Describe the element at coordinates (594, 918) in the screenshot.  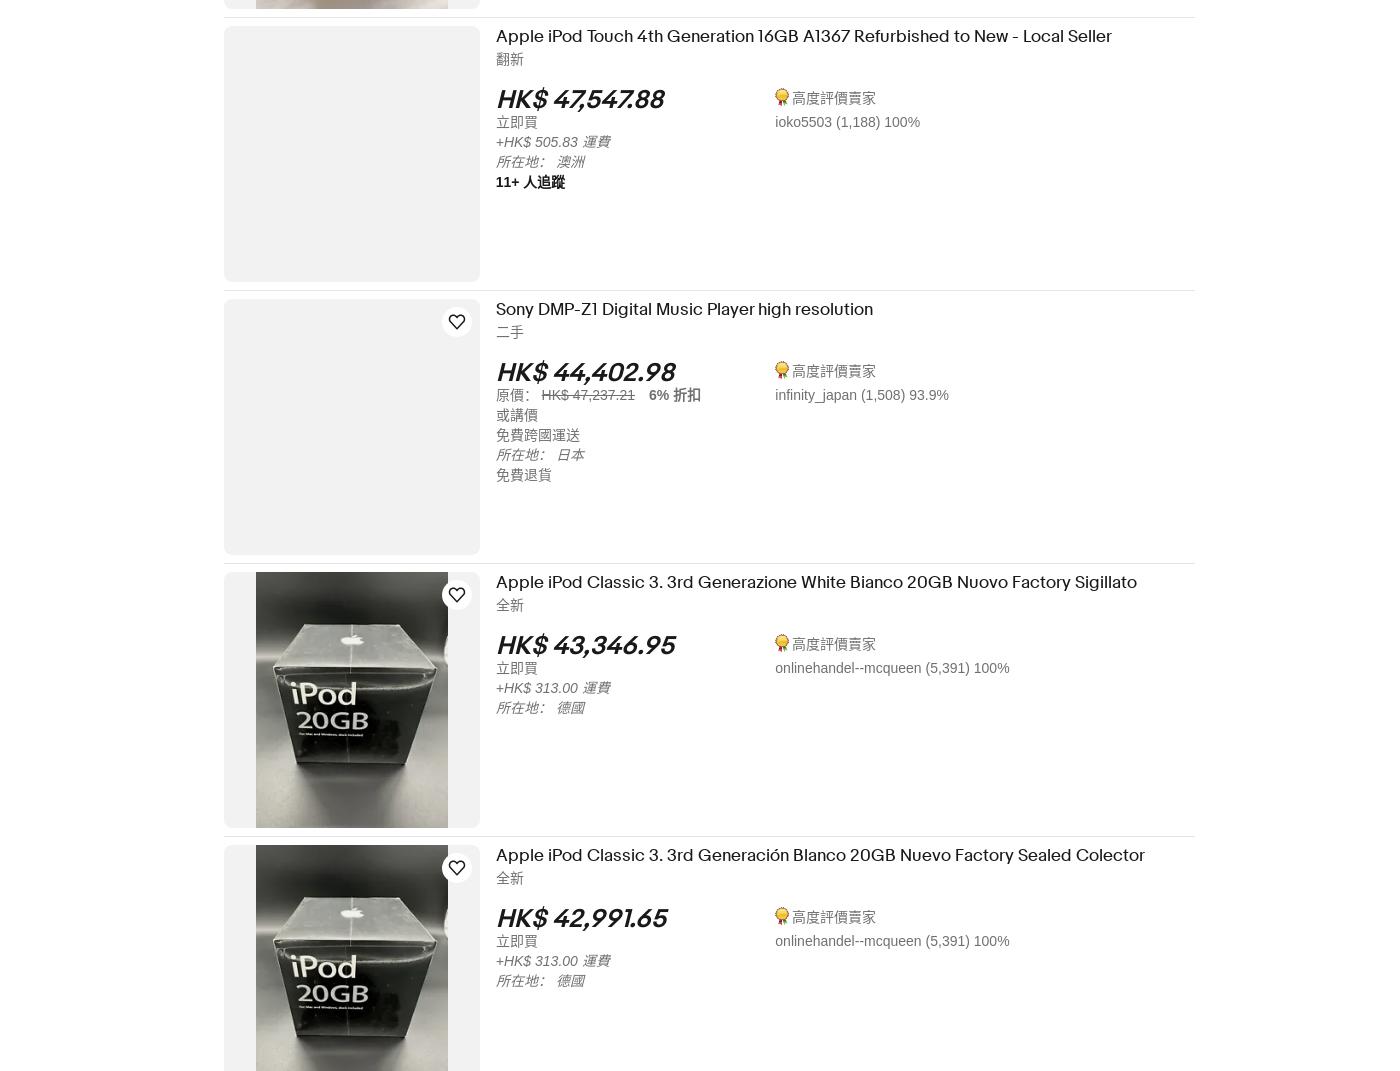
I see `'HK$ 42,991.65'` at that location.